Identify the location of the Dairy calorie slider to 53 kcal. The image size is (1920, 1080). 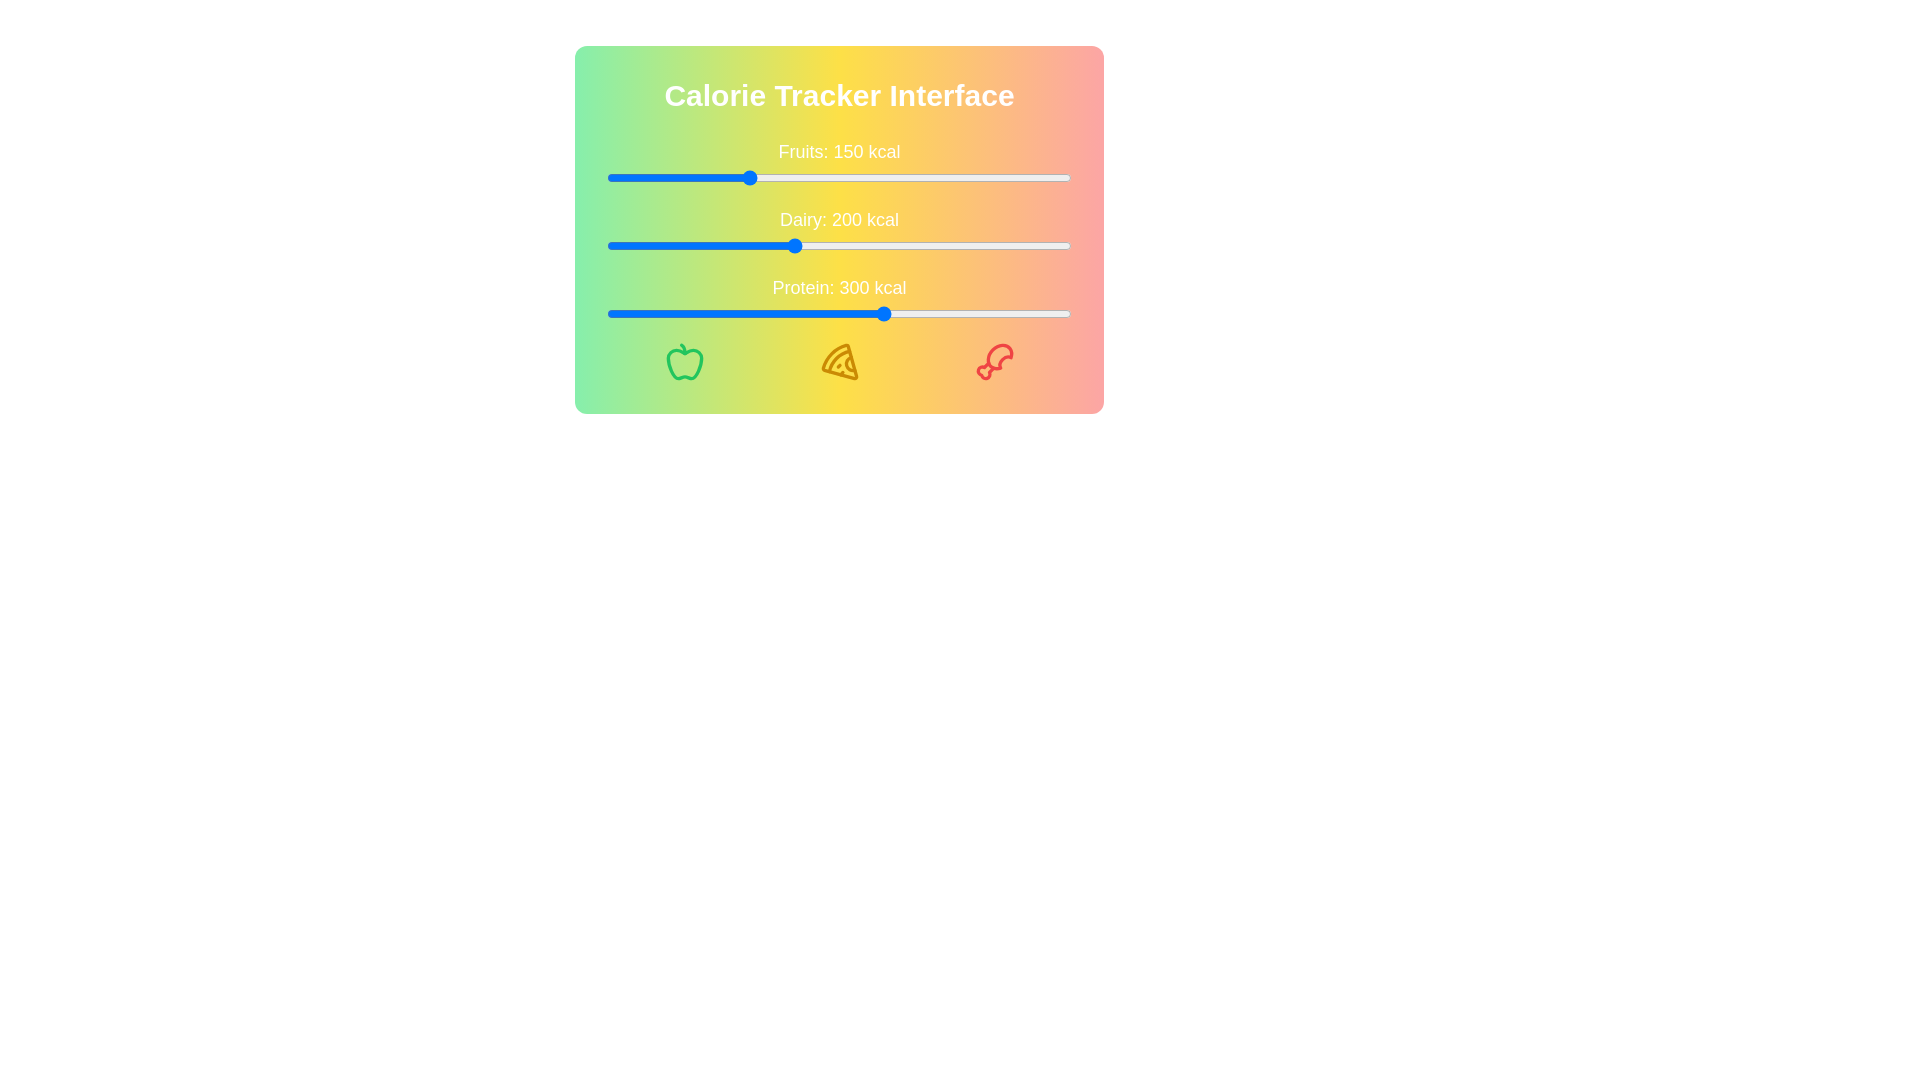
(656, 245).